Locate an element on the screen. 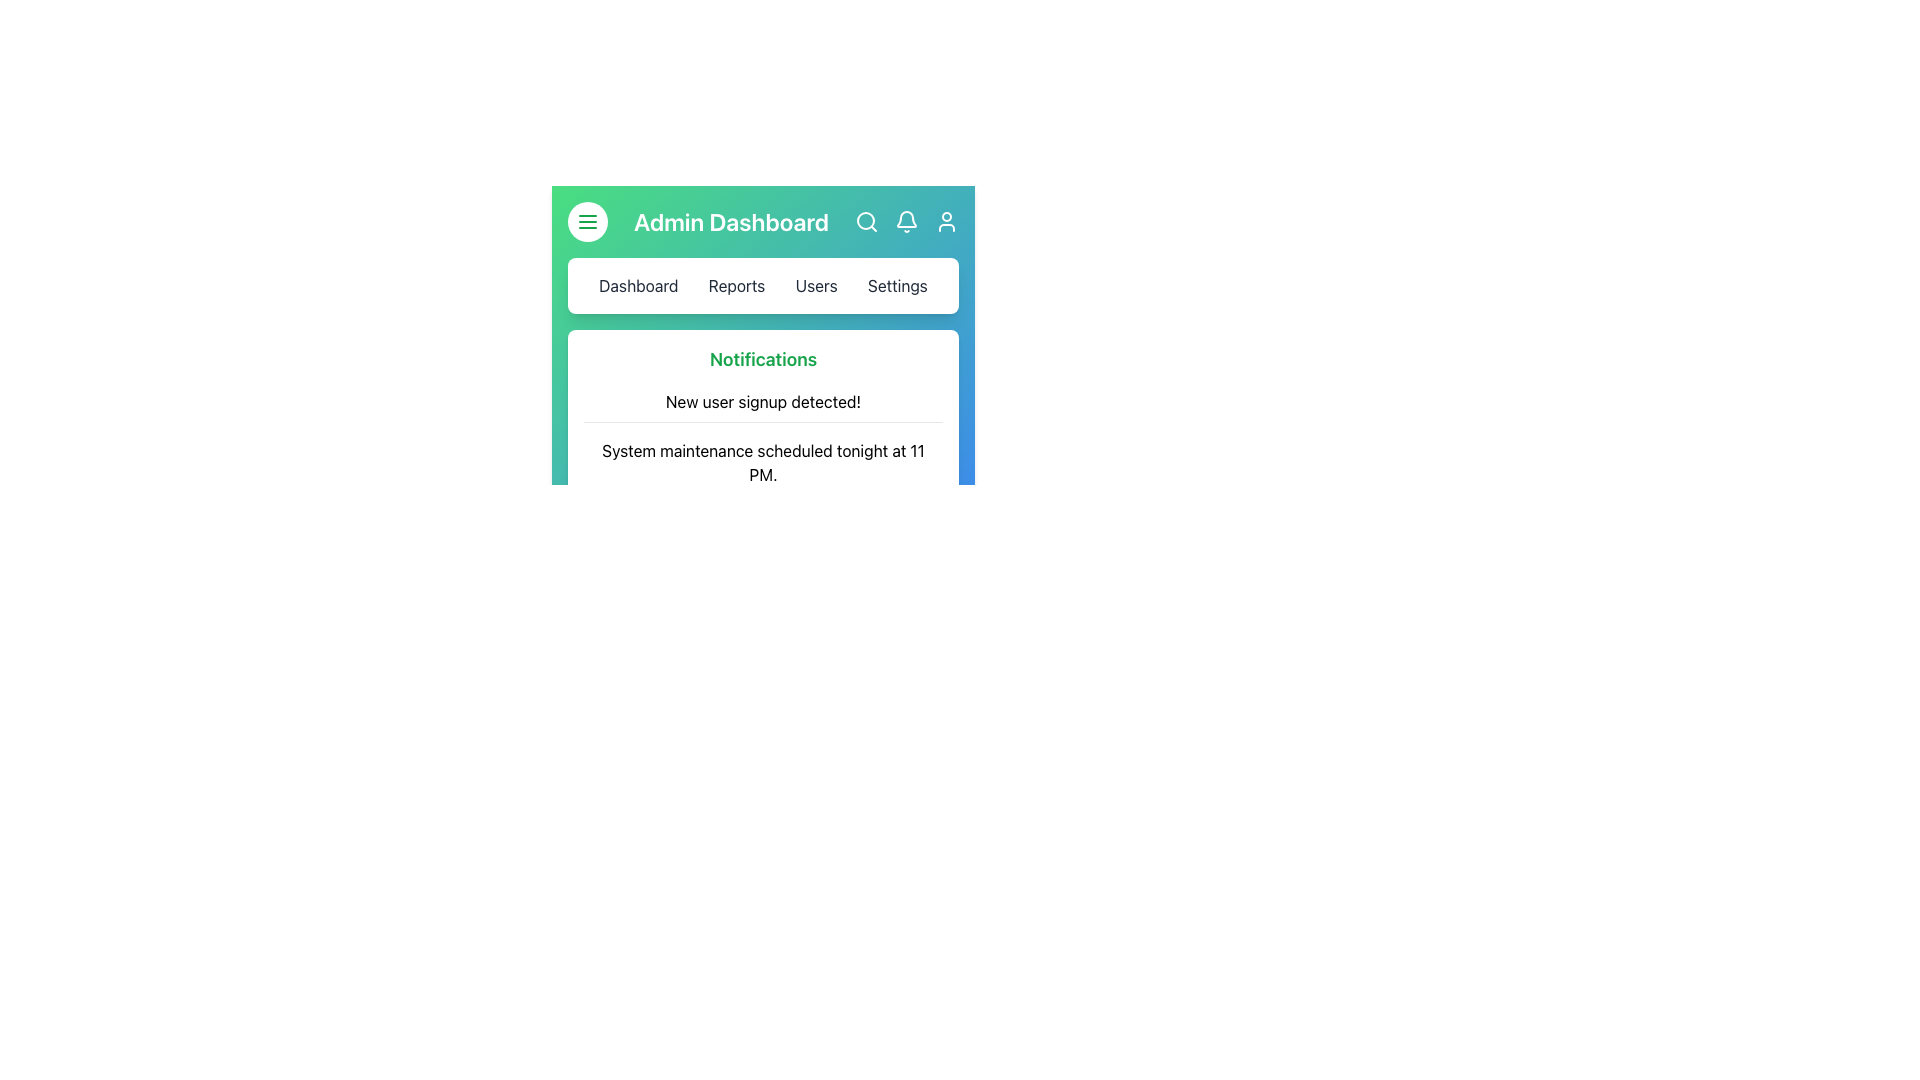 This screenshot has width=1920, height=1080. informational text notification that displays 'New user signup detected!' located as the first item in the notifications list under the green 'Notifications' section is located at coordinates (762, 402).